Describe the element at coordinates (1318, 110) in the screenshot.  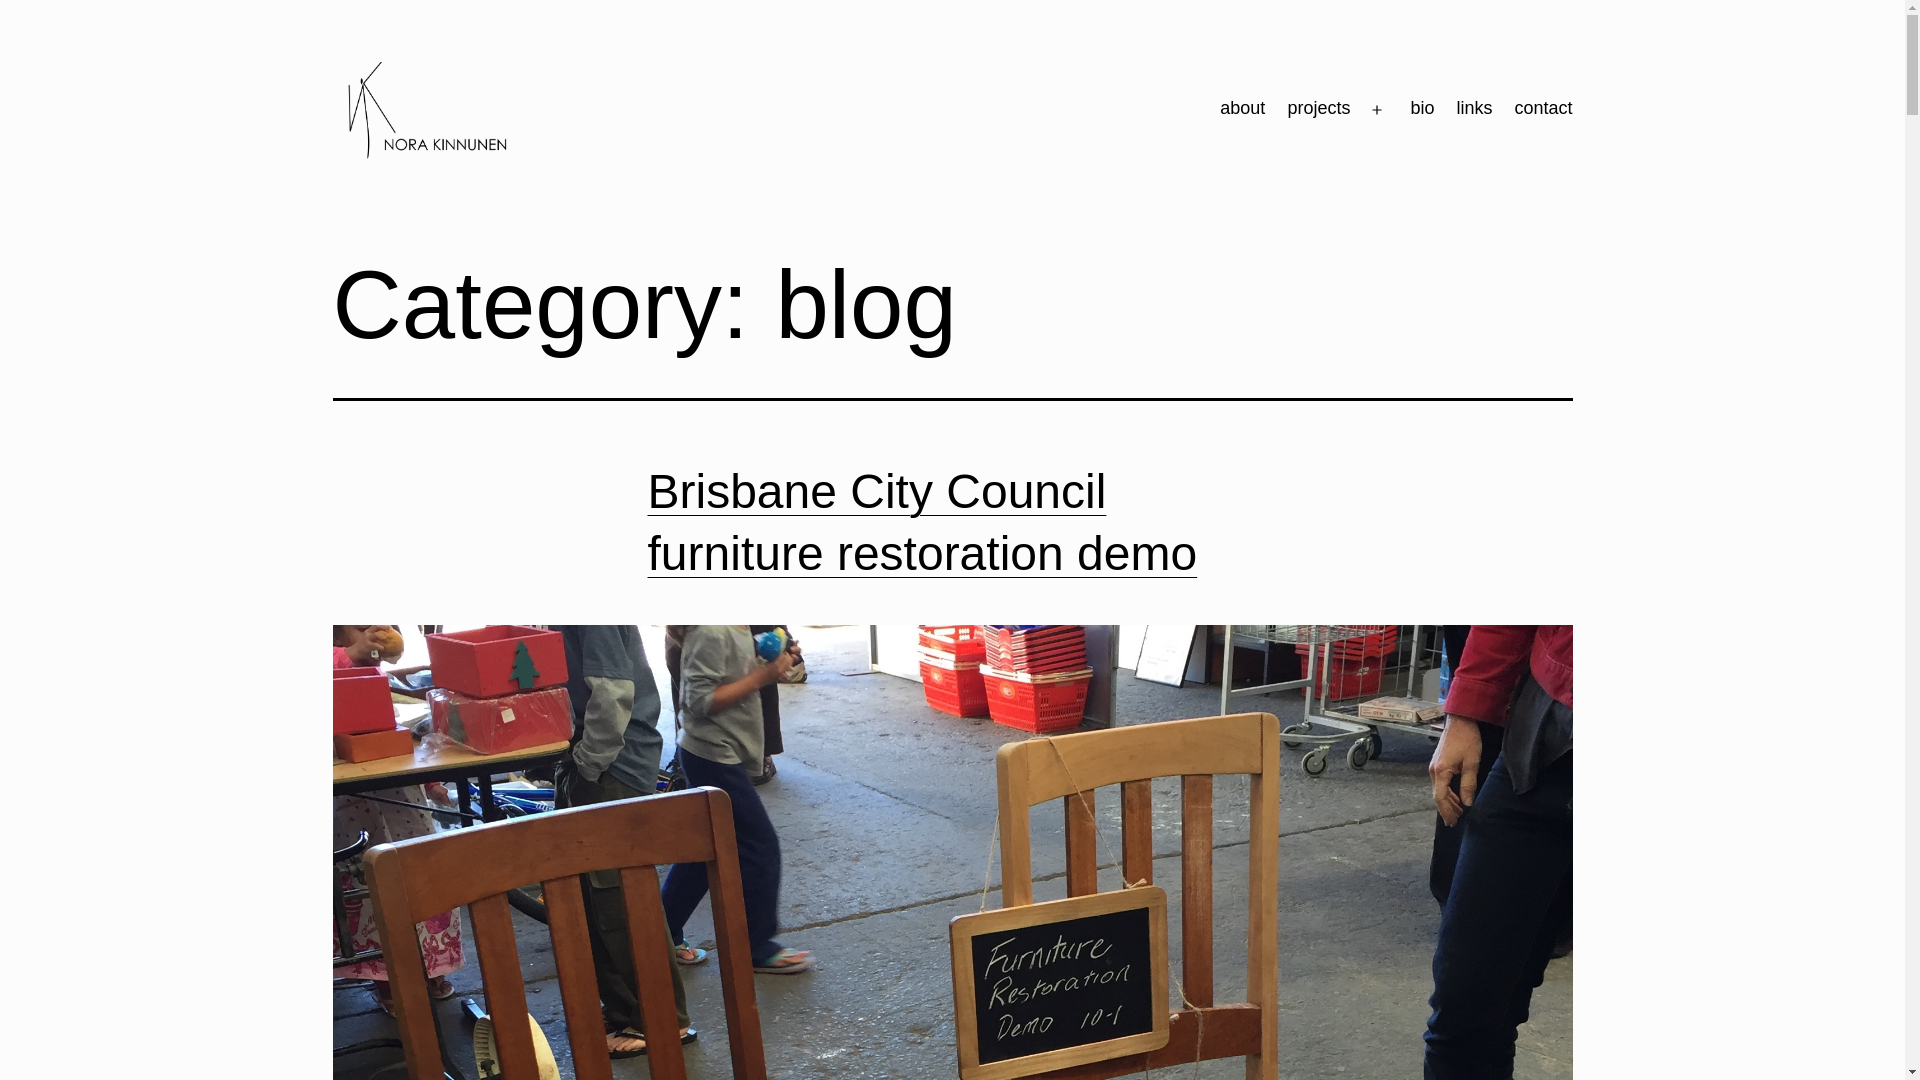
I see `'projects'` at that location.